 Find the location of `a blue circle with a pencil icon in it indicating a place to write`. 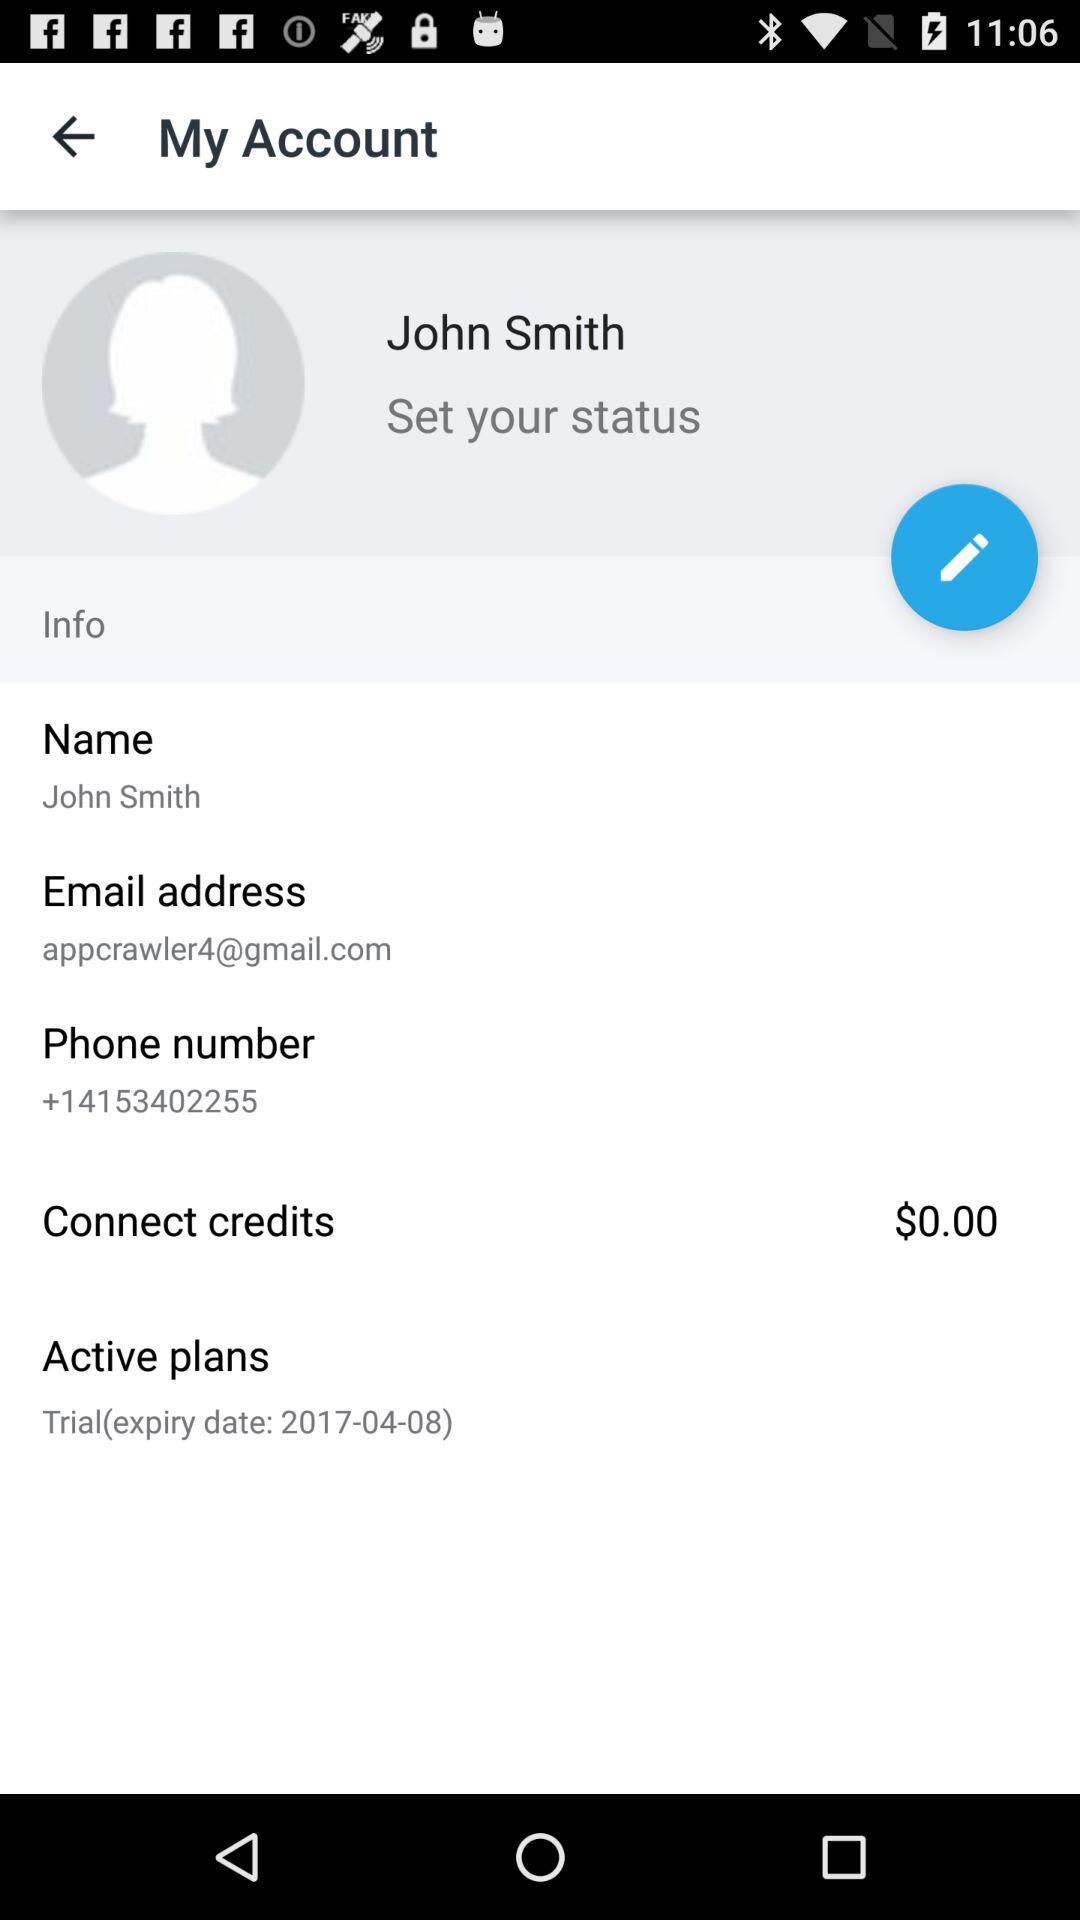

a blue circle with a pencil icon in it indicating a place to write is located at coordinates (963, 557).